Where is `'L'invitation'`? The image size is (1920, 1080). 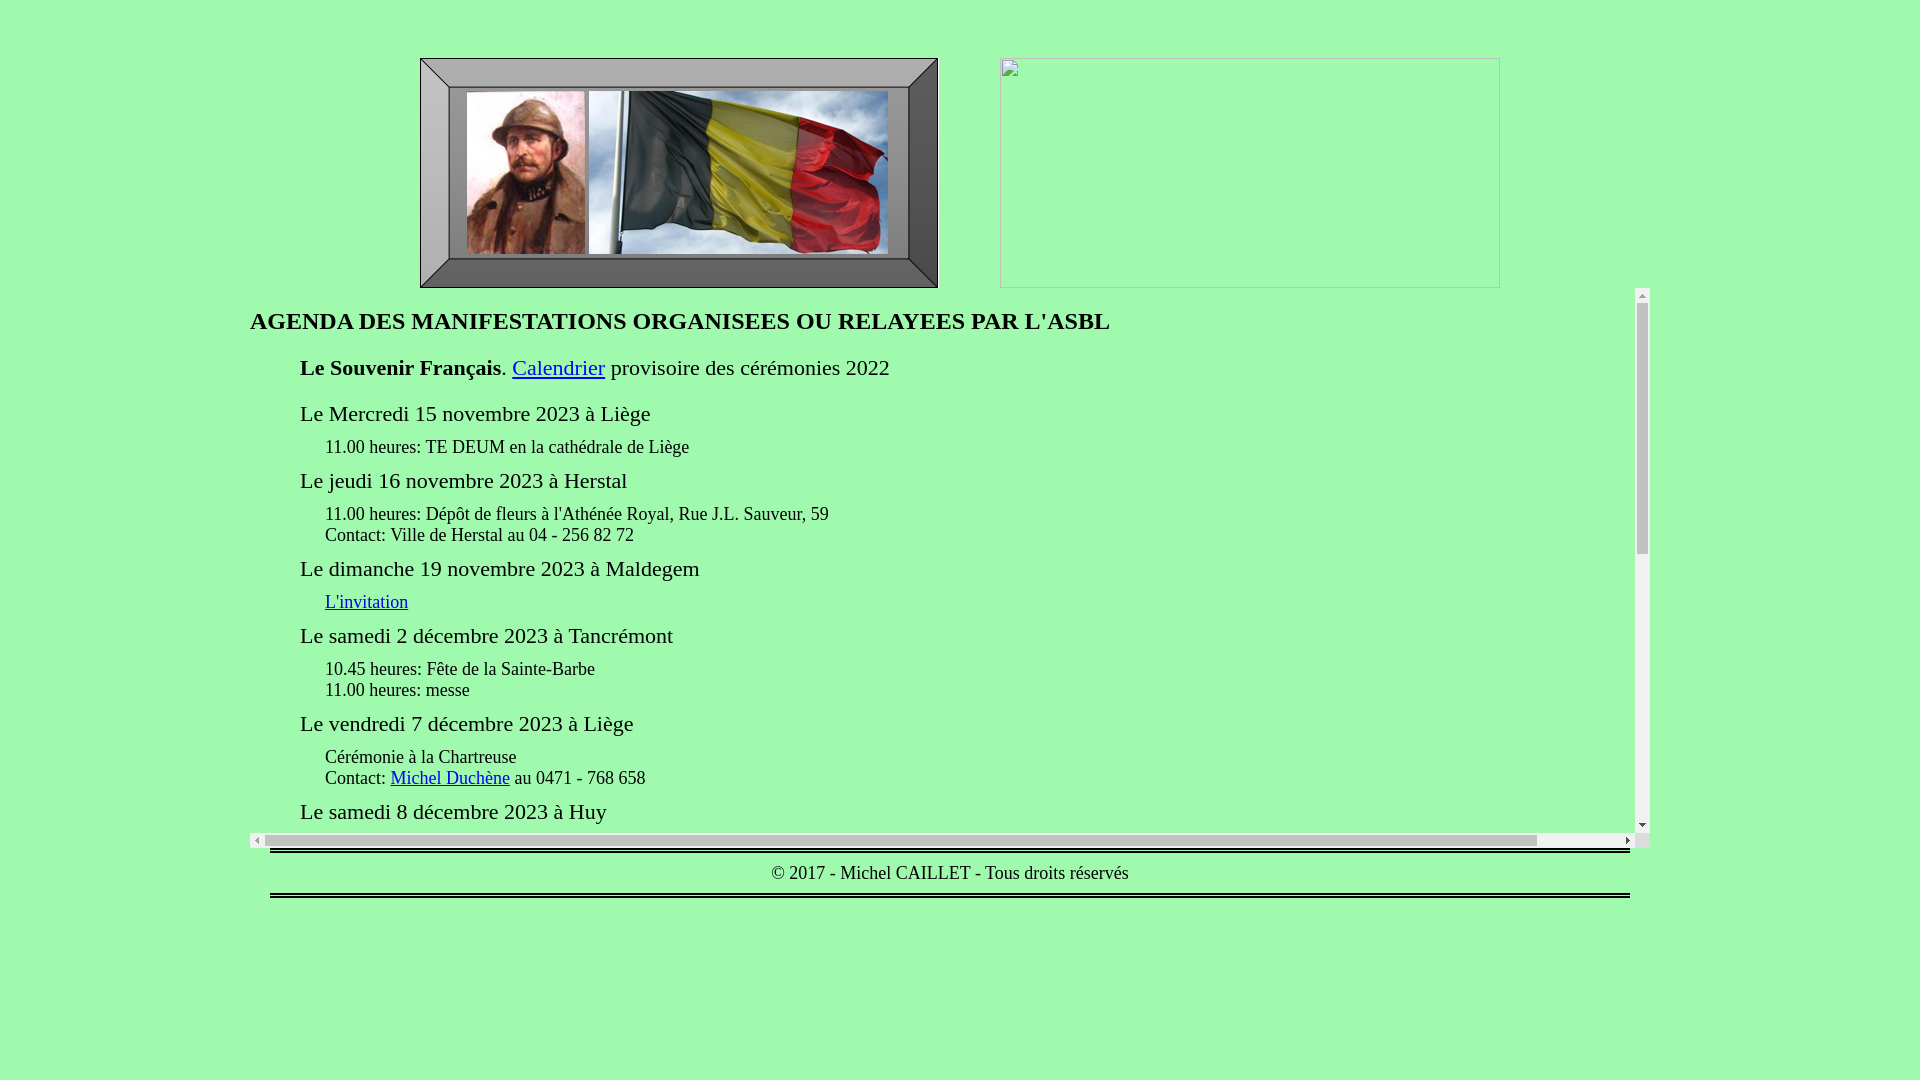 'L'invitation' is located at coordinates (366, 600).